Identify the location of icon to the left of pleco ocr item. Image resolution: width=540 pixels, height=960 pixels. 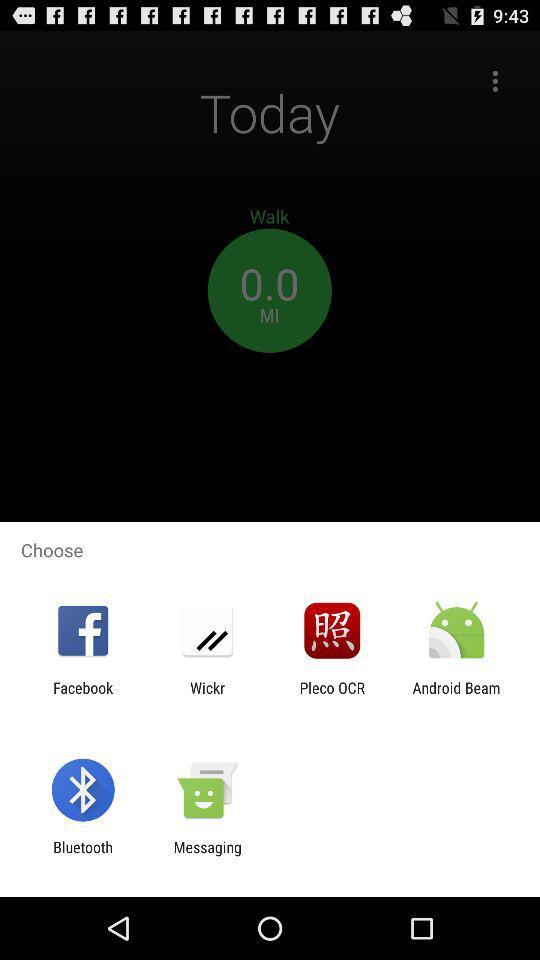
(206, 696).